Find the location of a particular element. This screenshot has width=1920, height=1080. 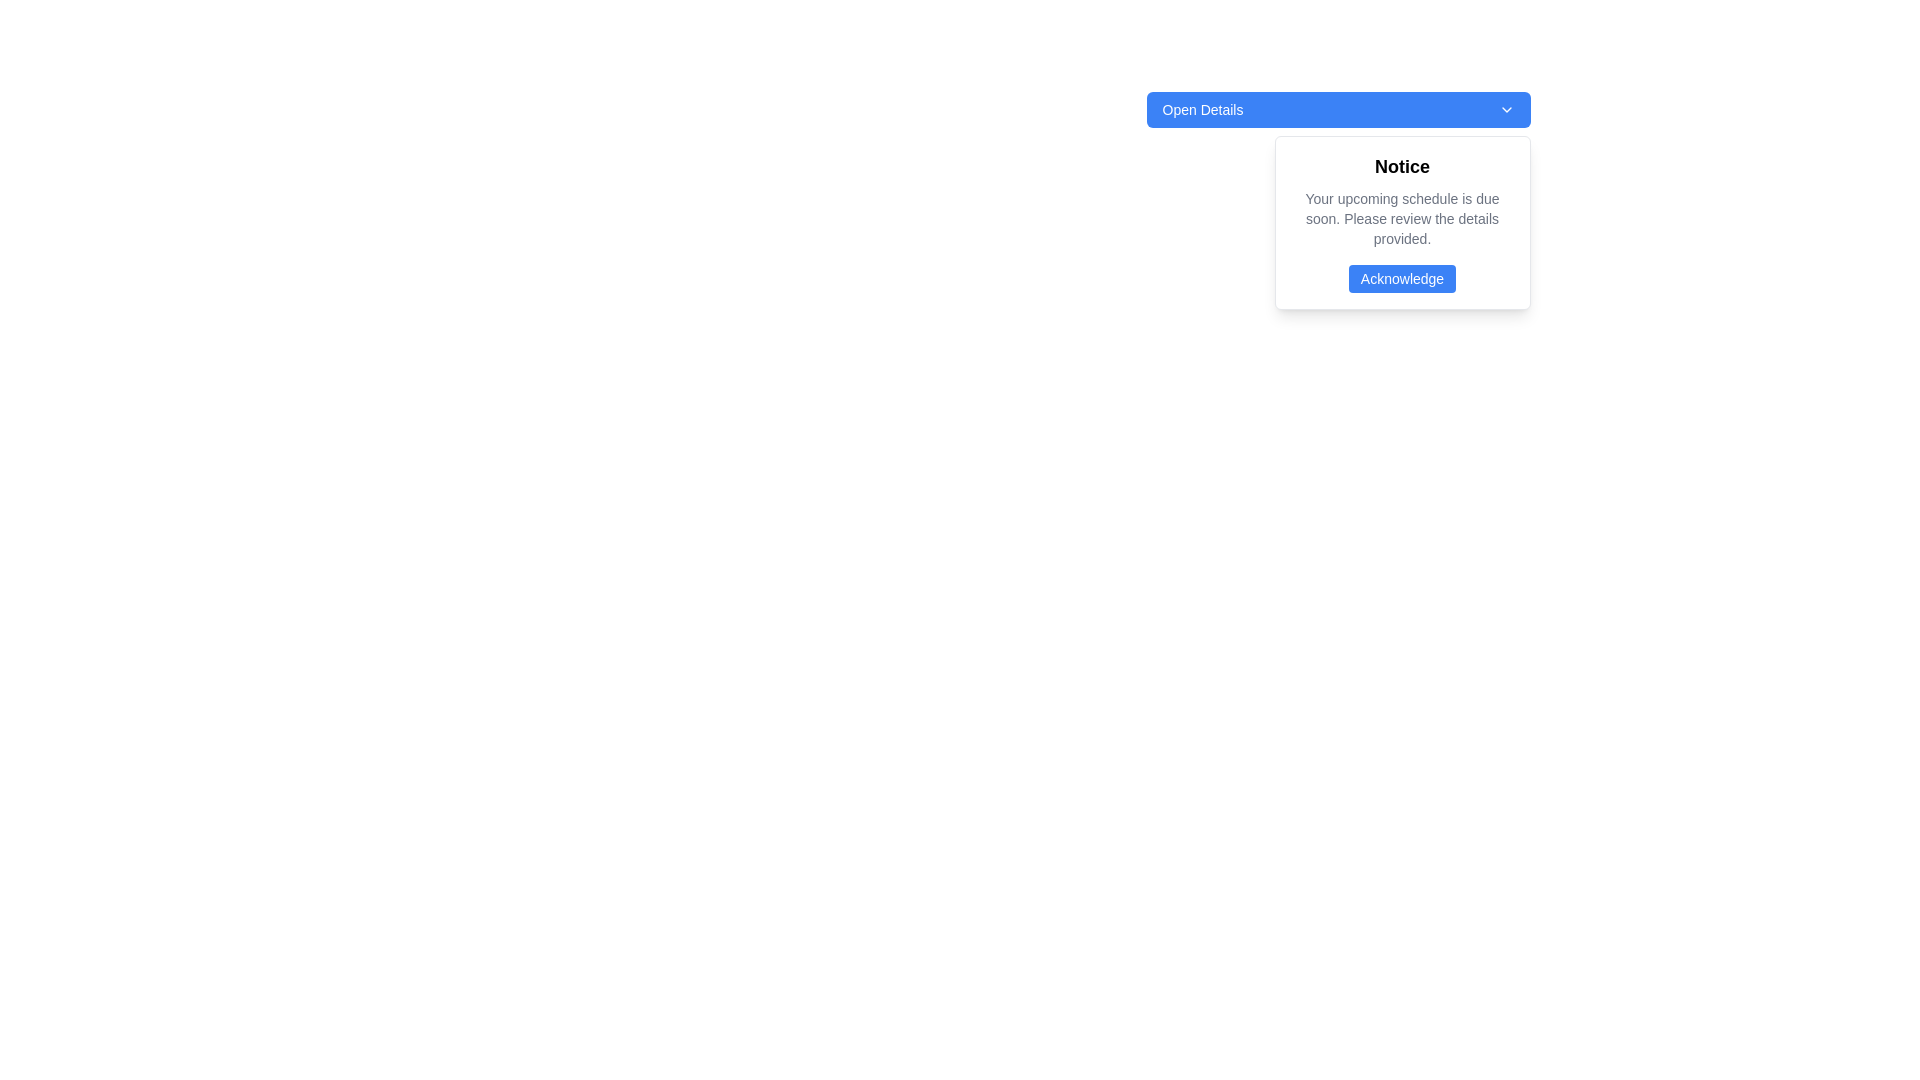

the text block styled with a small font size and gray color, located beneath the heading 'Notice' and above the button labeled 'Acknowledge' is located at coordinates (1401, 219).